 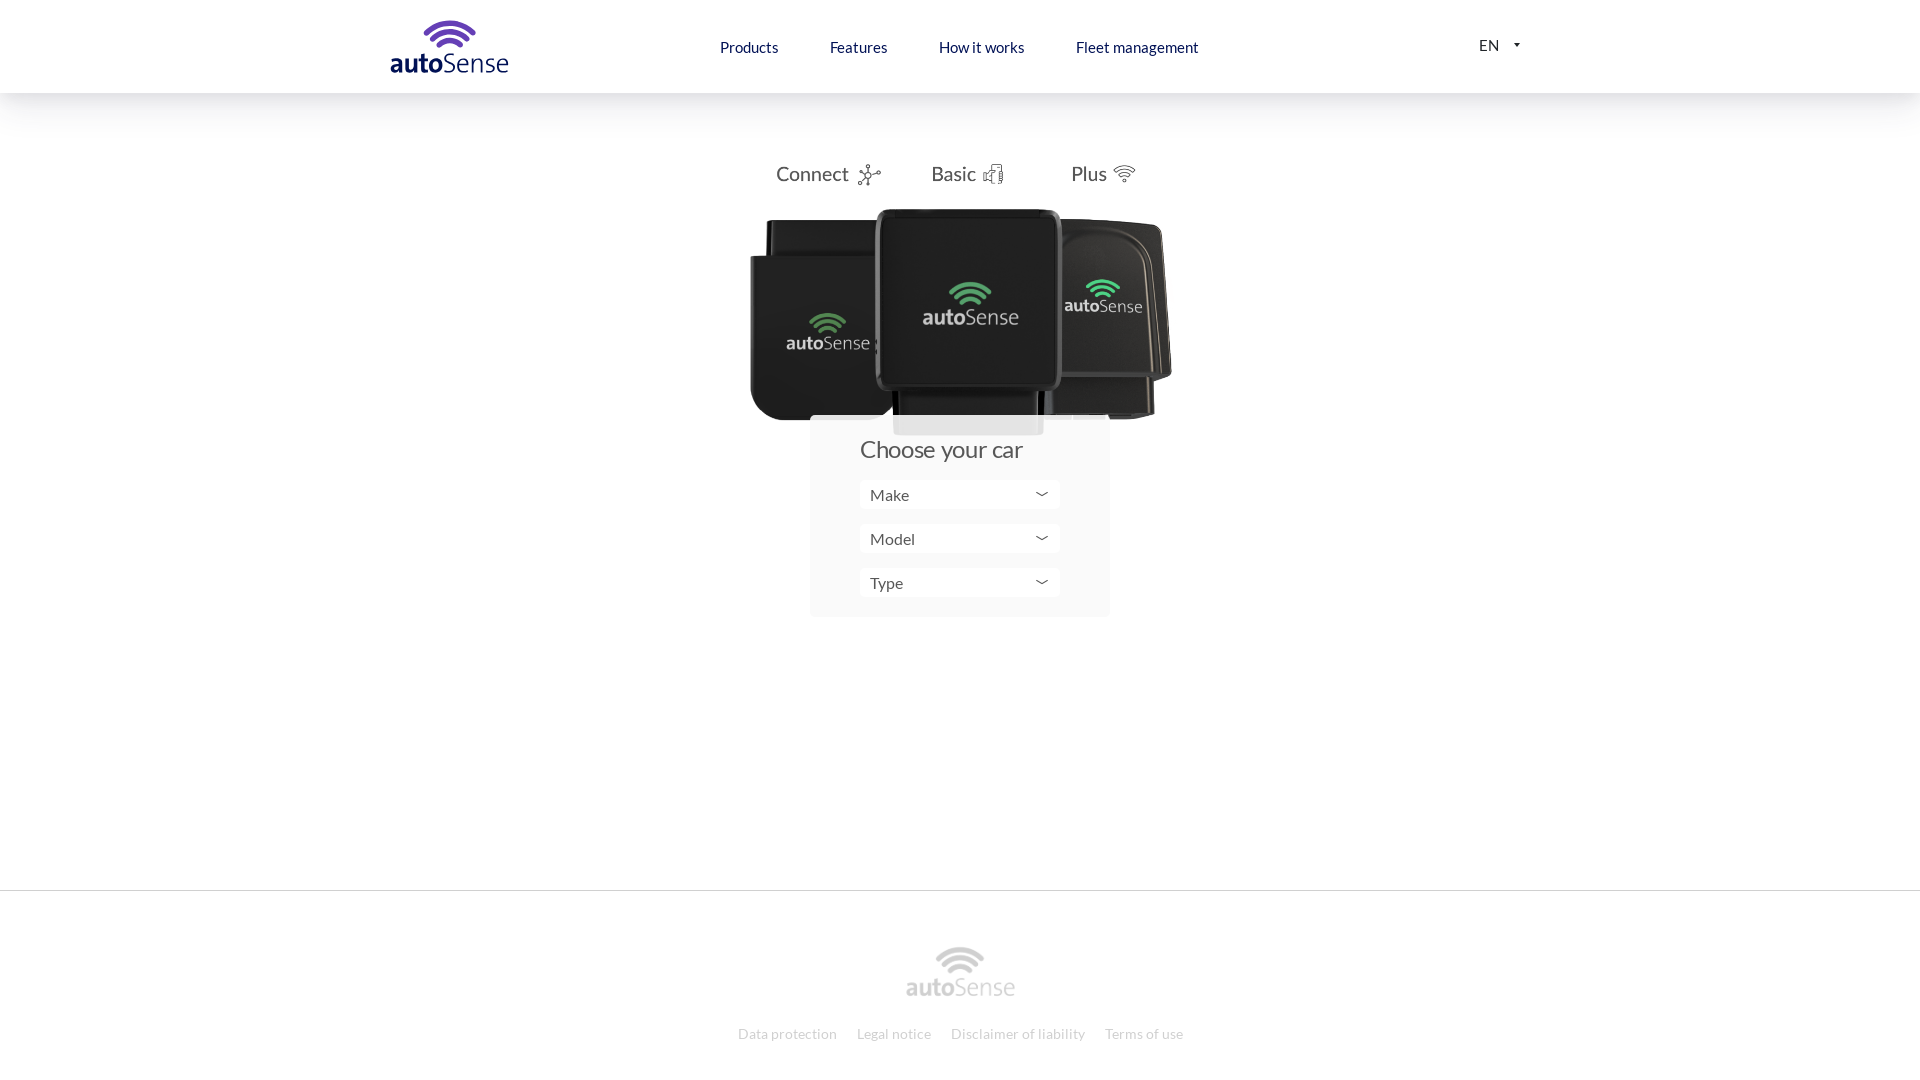 I want to click on 'EN', so click(x=1499, y=45).